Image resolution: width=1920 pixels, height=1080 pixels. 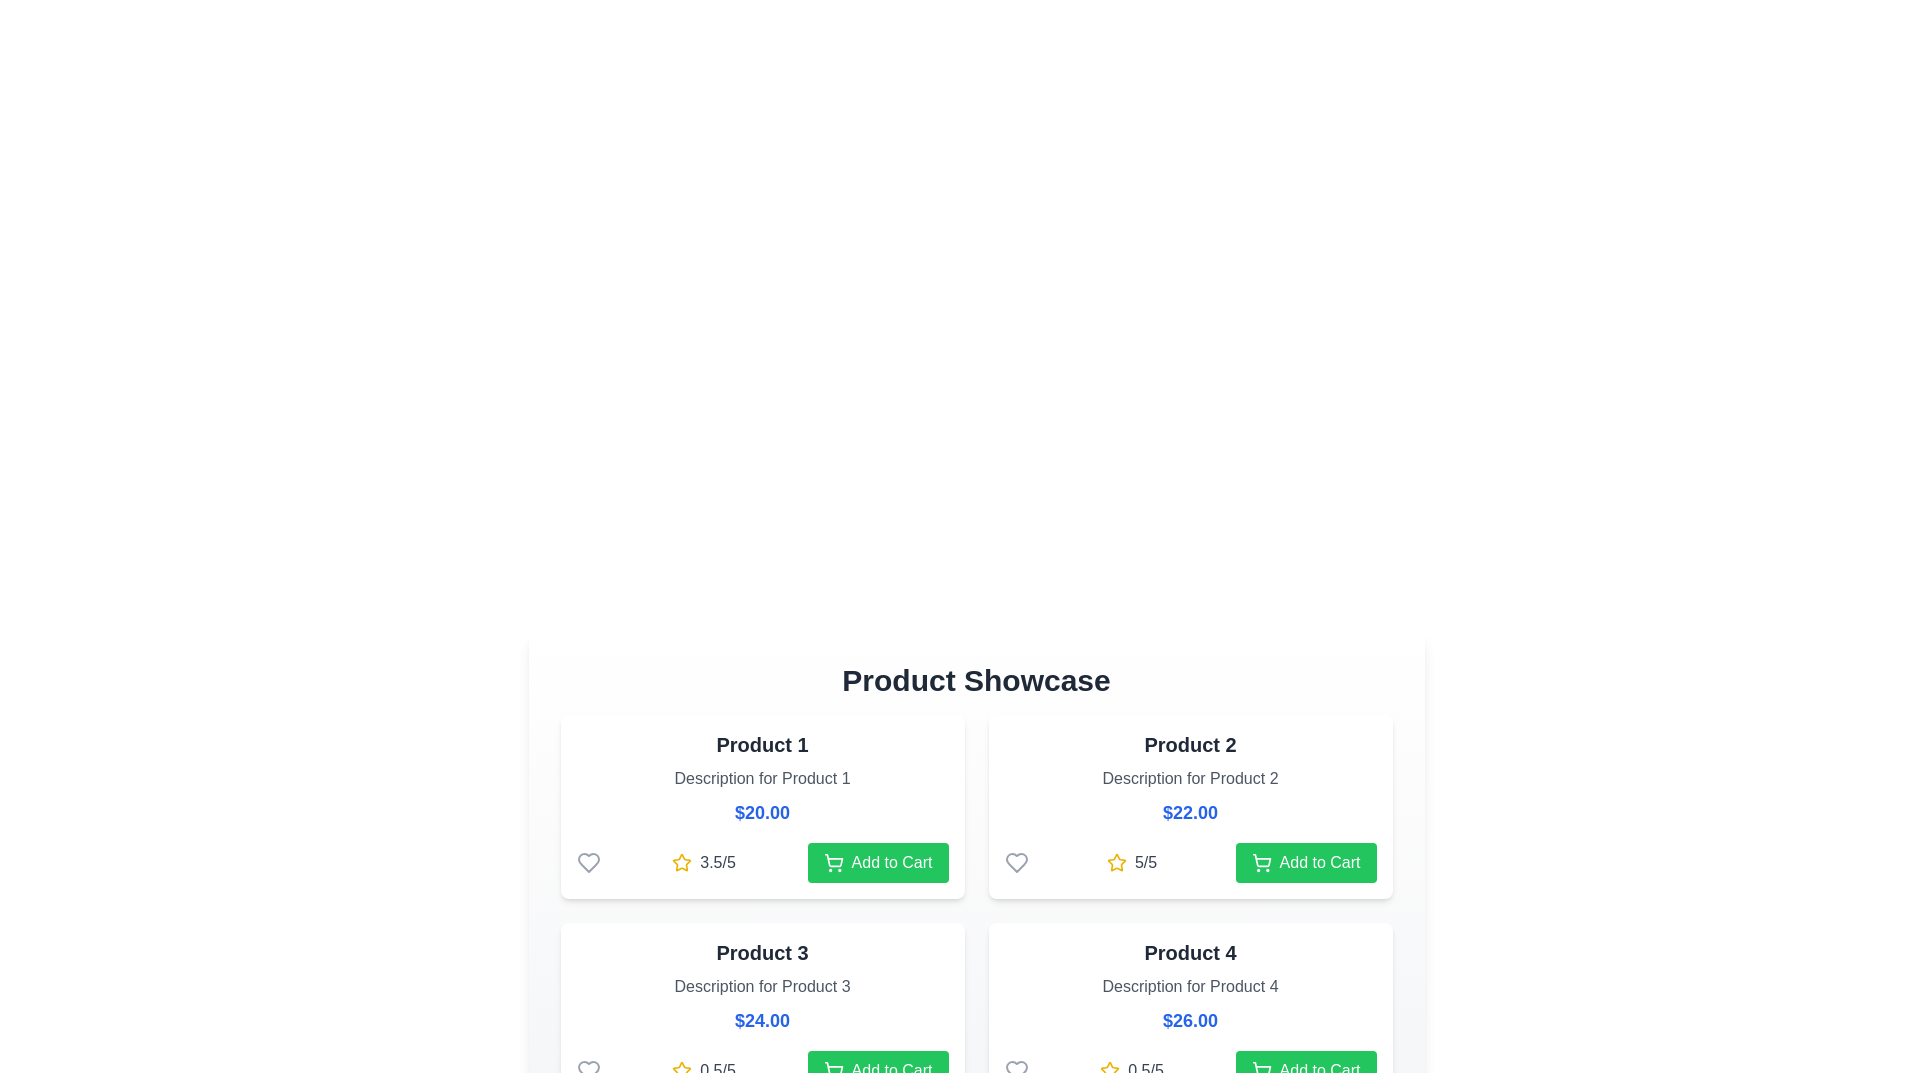 I want to click on the shopping cart icon located inside the green 'Add to Cart' button for 'Product 2' in the product showcase grid layout, so click(x=1260, y=862).